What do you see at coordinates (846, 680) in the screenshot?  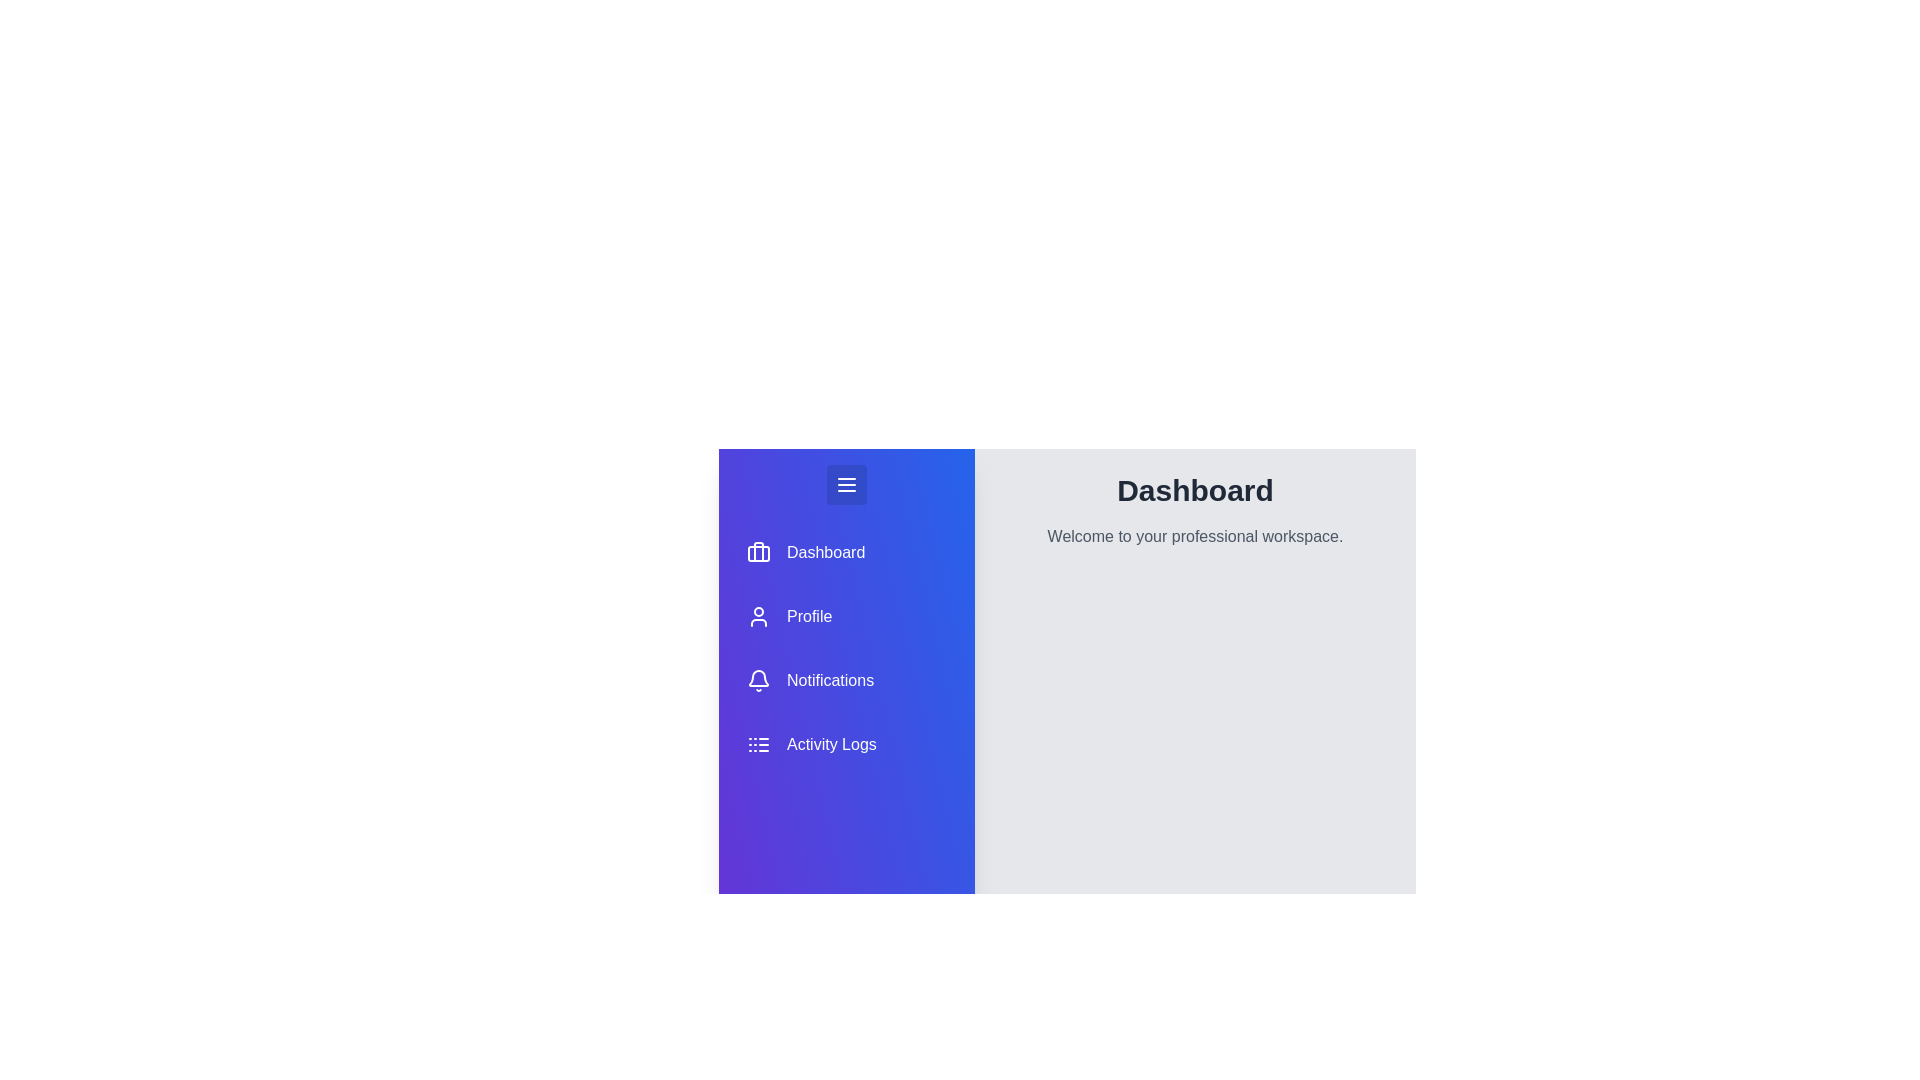 I see `the menu item corresponding to Notifications to navigate to its respective section` at bounding box center [846, 680].